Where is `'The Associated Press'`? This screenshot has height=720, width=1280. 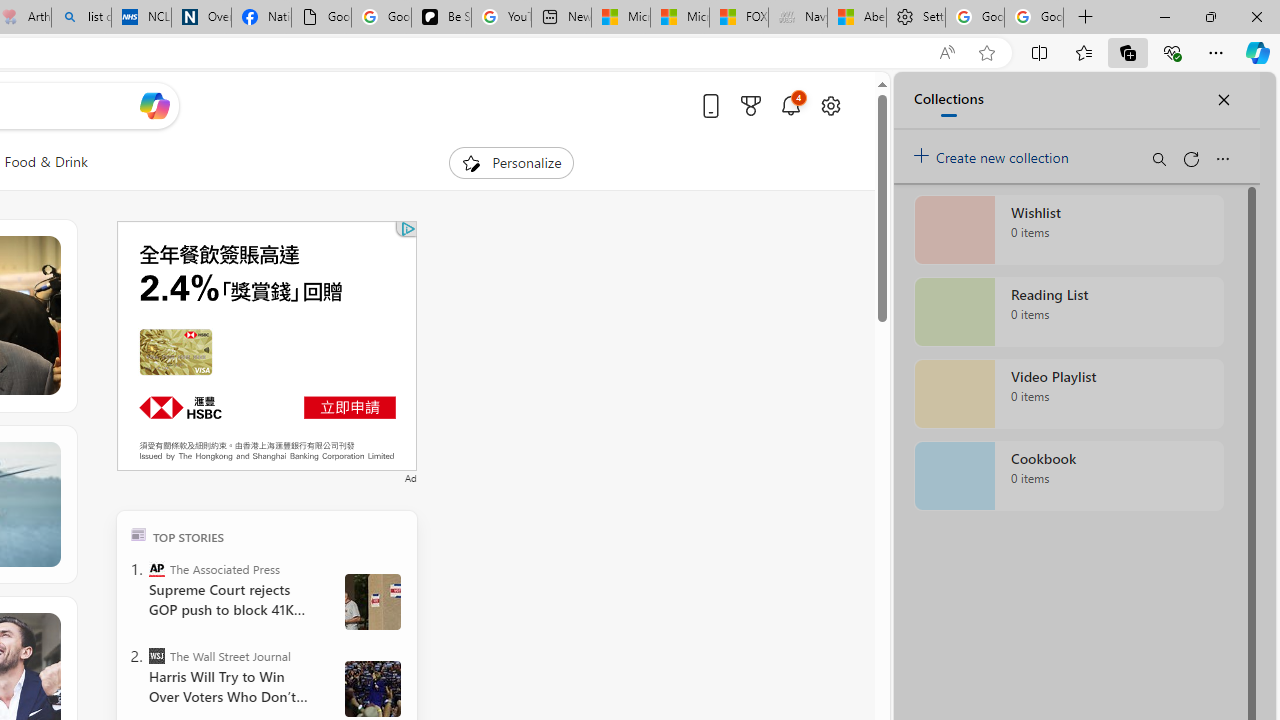
'The Associated Press' is located at coordinates (155, 568).